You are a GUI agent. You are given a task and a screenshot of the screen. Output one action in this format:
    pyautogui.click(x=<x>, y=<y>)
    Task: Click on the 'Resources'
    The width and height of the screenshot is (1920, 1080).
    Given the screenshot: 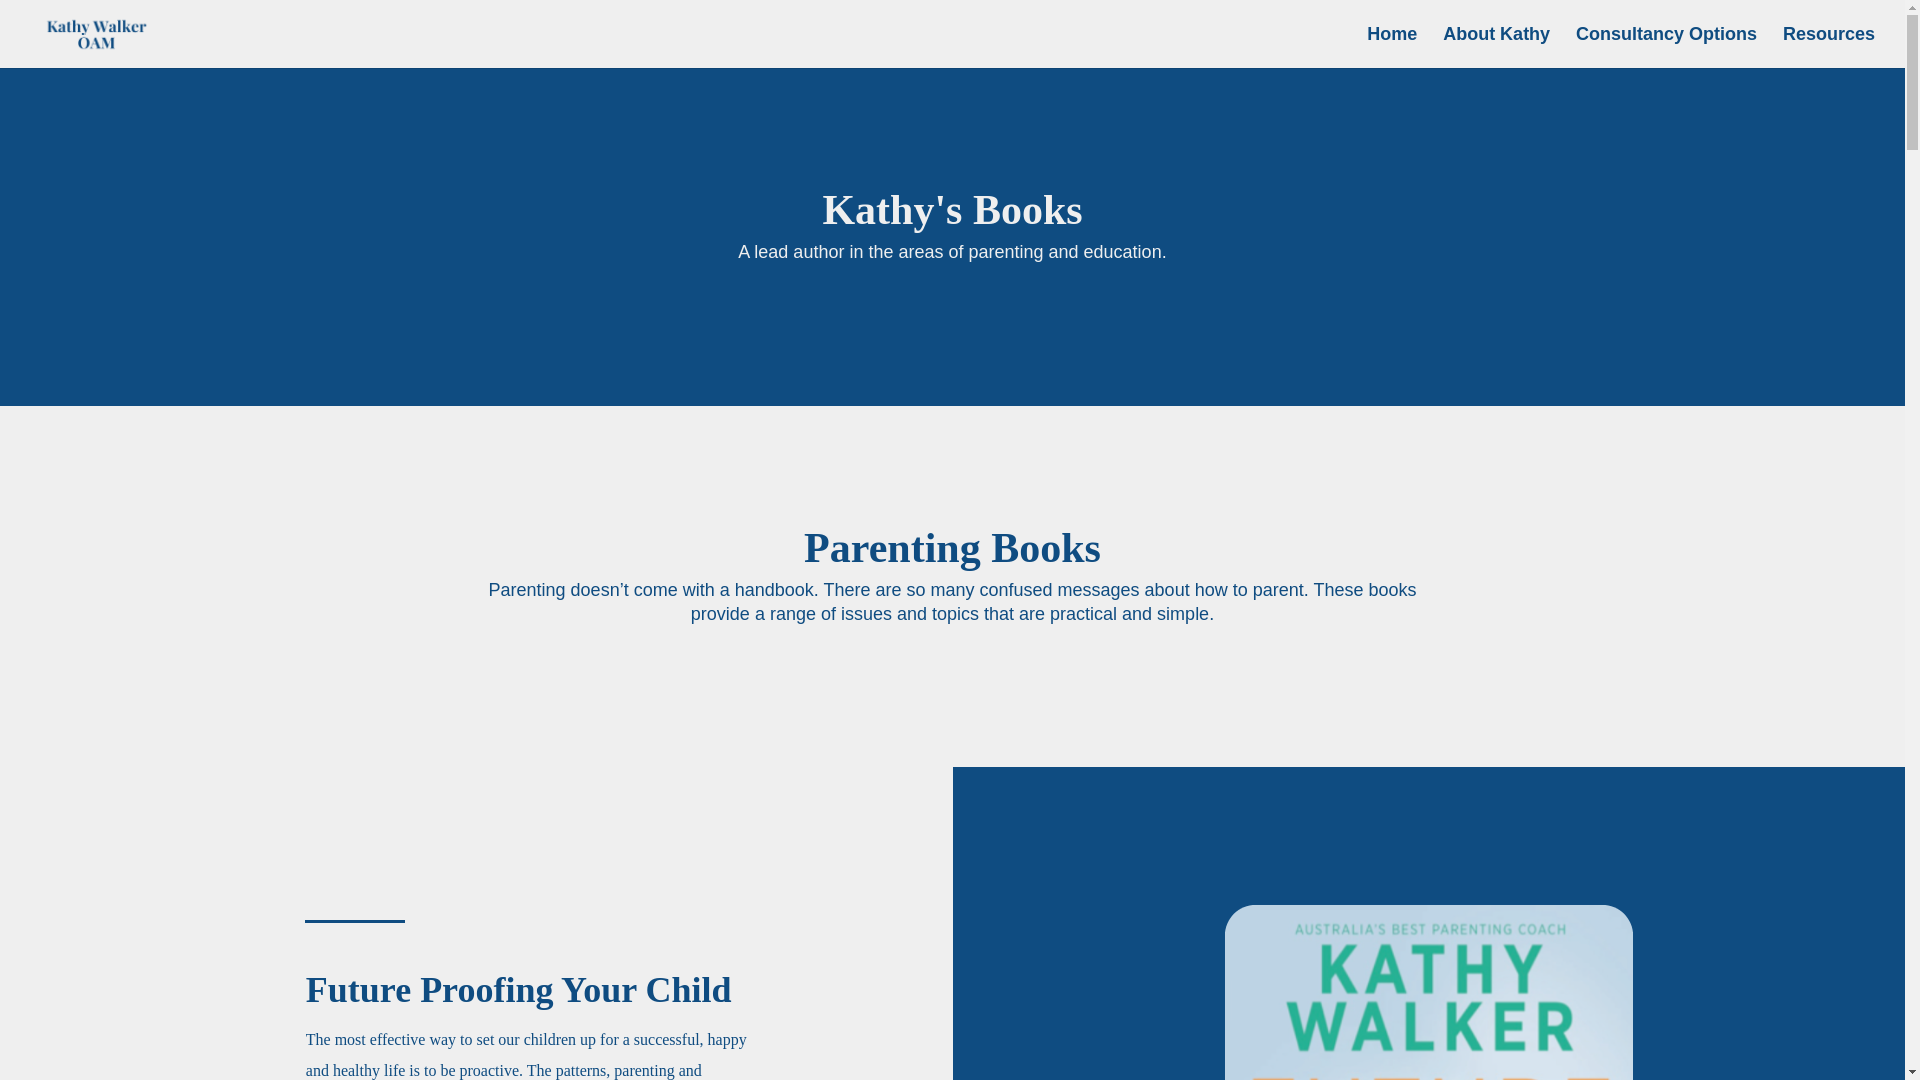 What is the action you would take?
    pyautogui.click(x=1782, y=46)
    